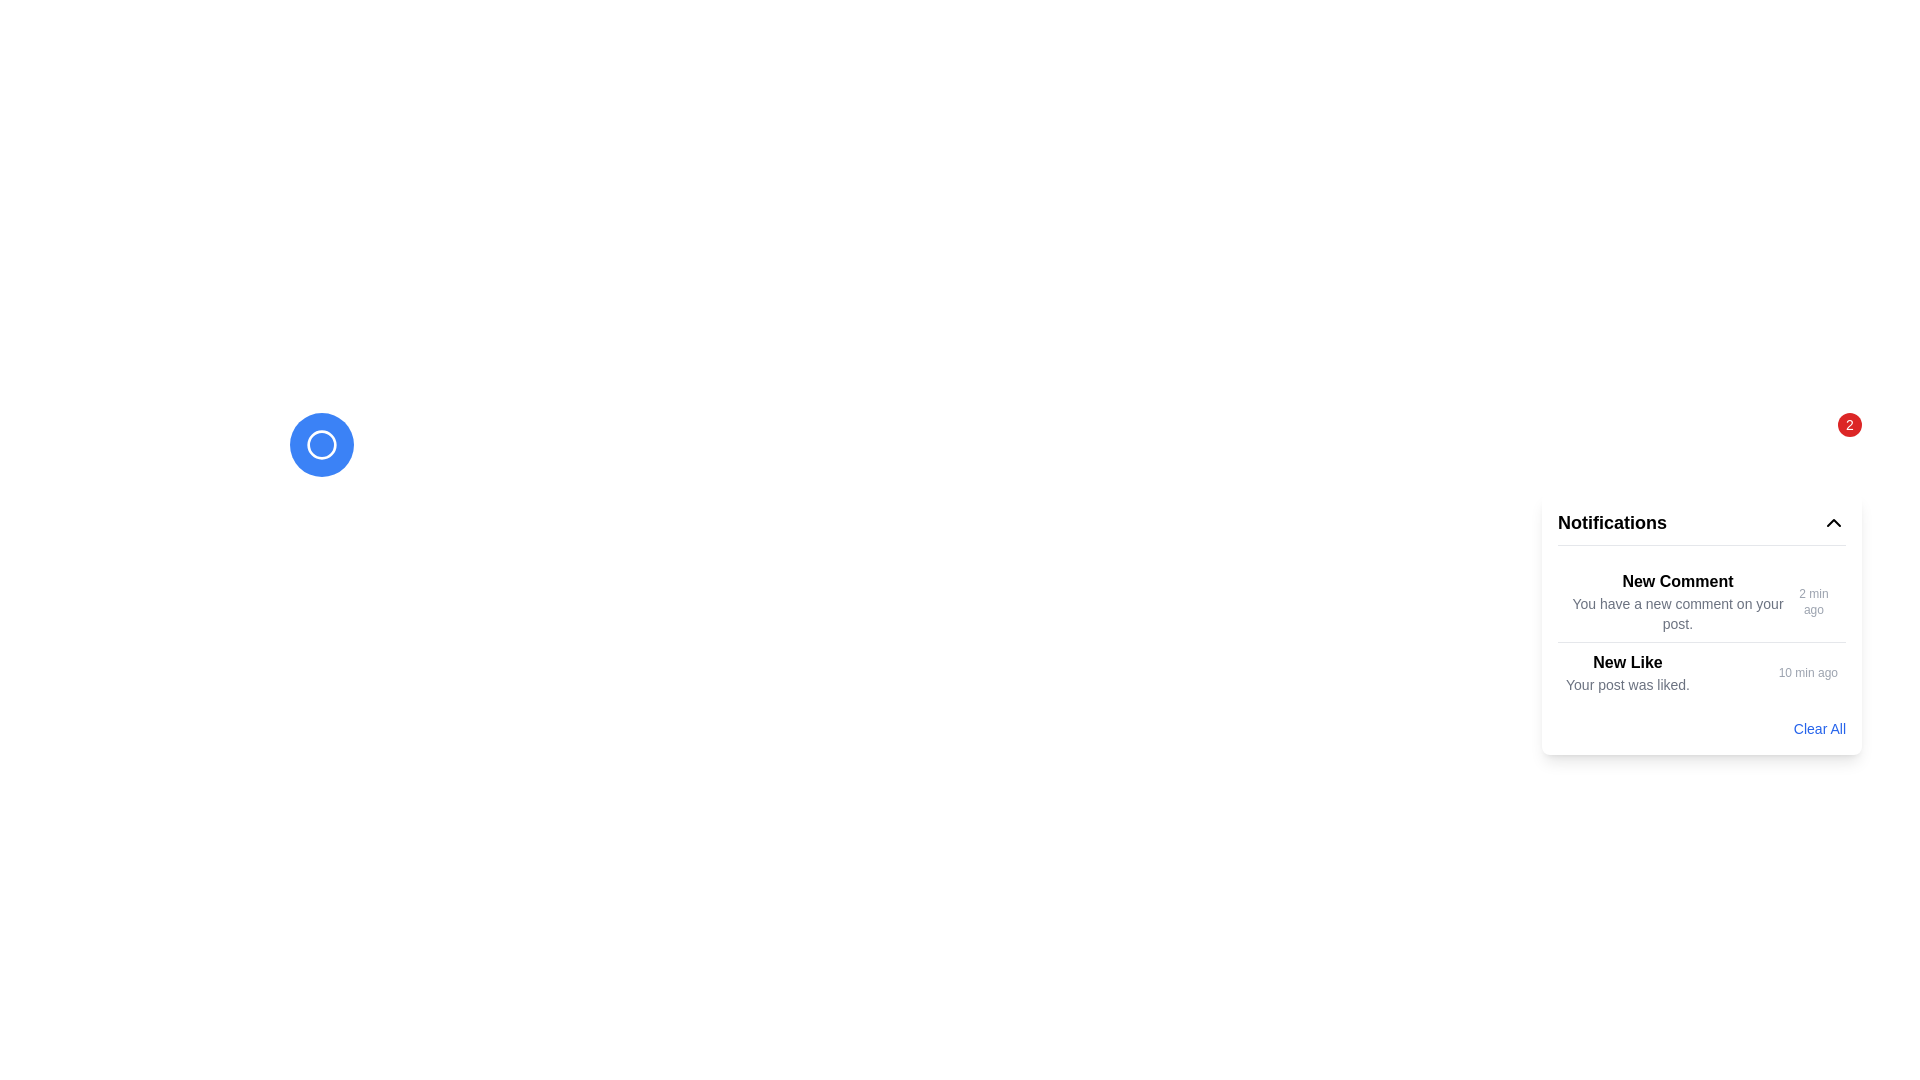  What do you see at coordinates (1814, 600) in the screenshot?
I see `timestamp text located in the top-right corner of the notification entry titled 'New Comment', which is adjacent to the heading text of the notification` at bounding box center [1814, 600].